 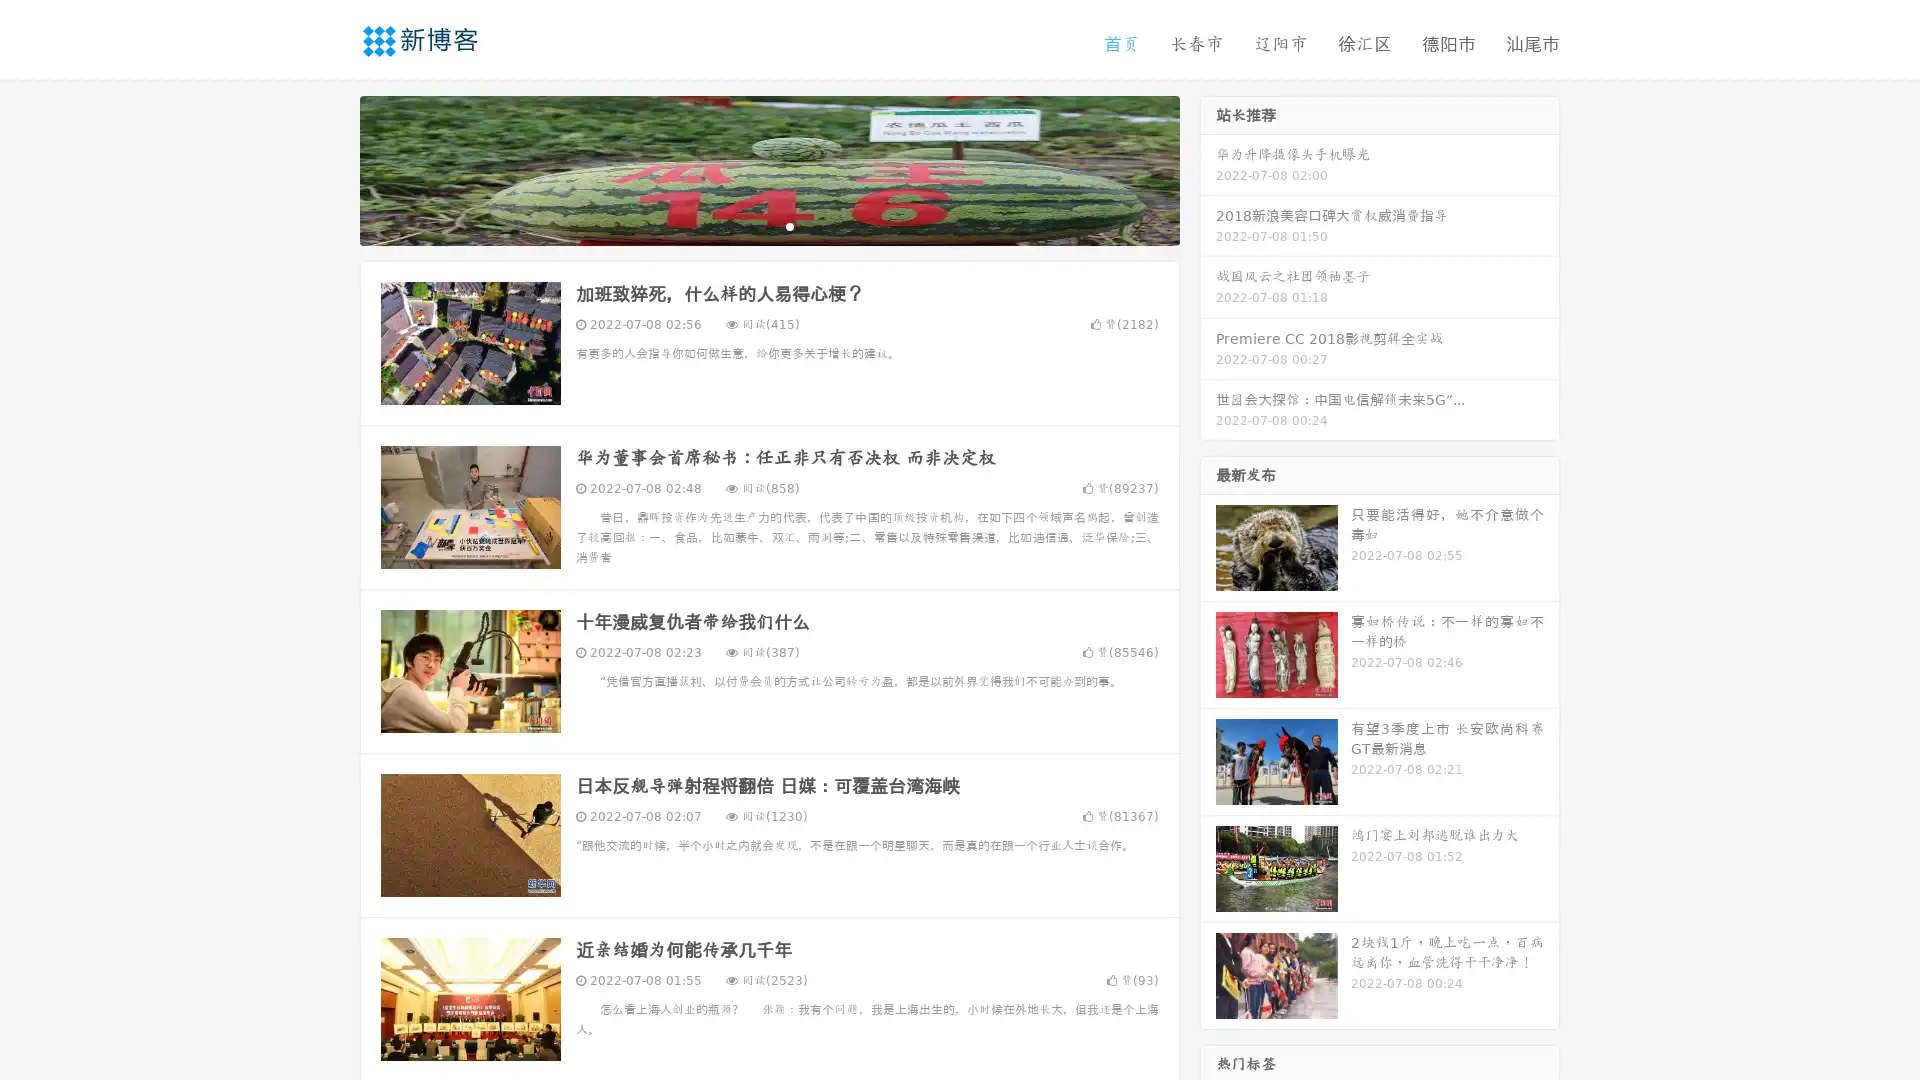 I want to click on Previous slide, so click(x=330, y=168).